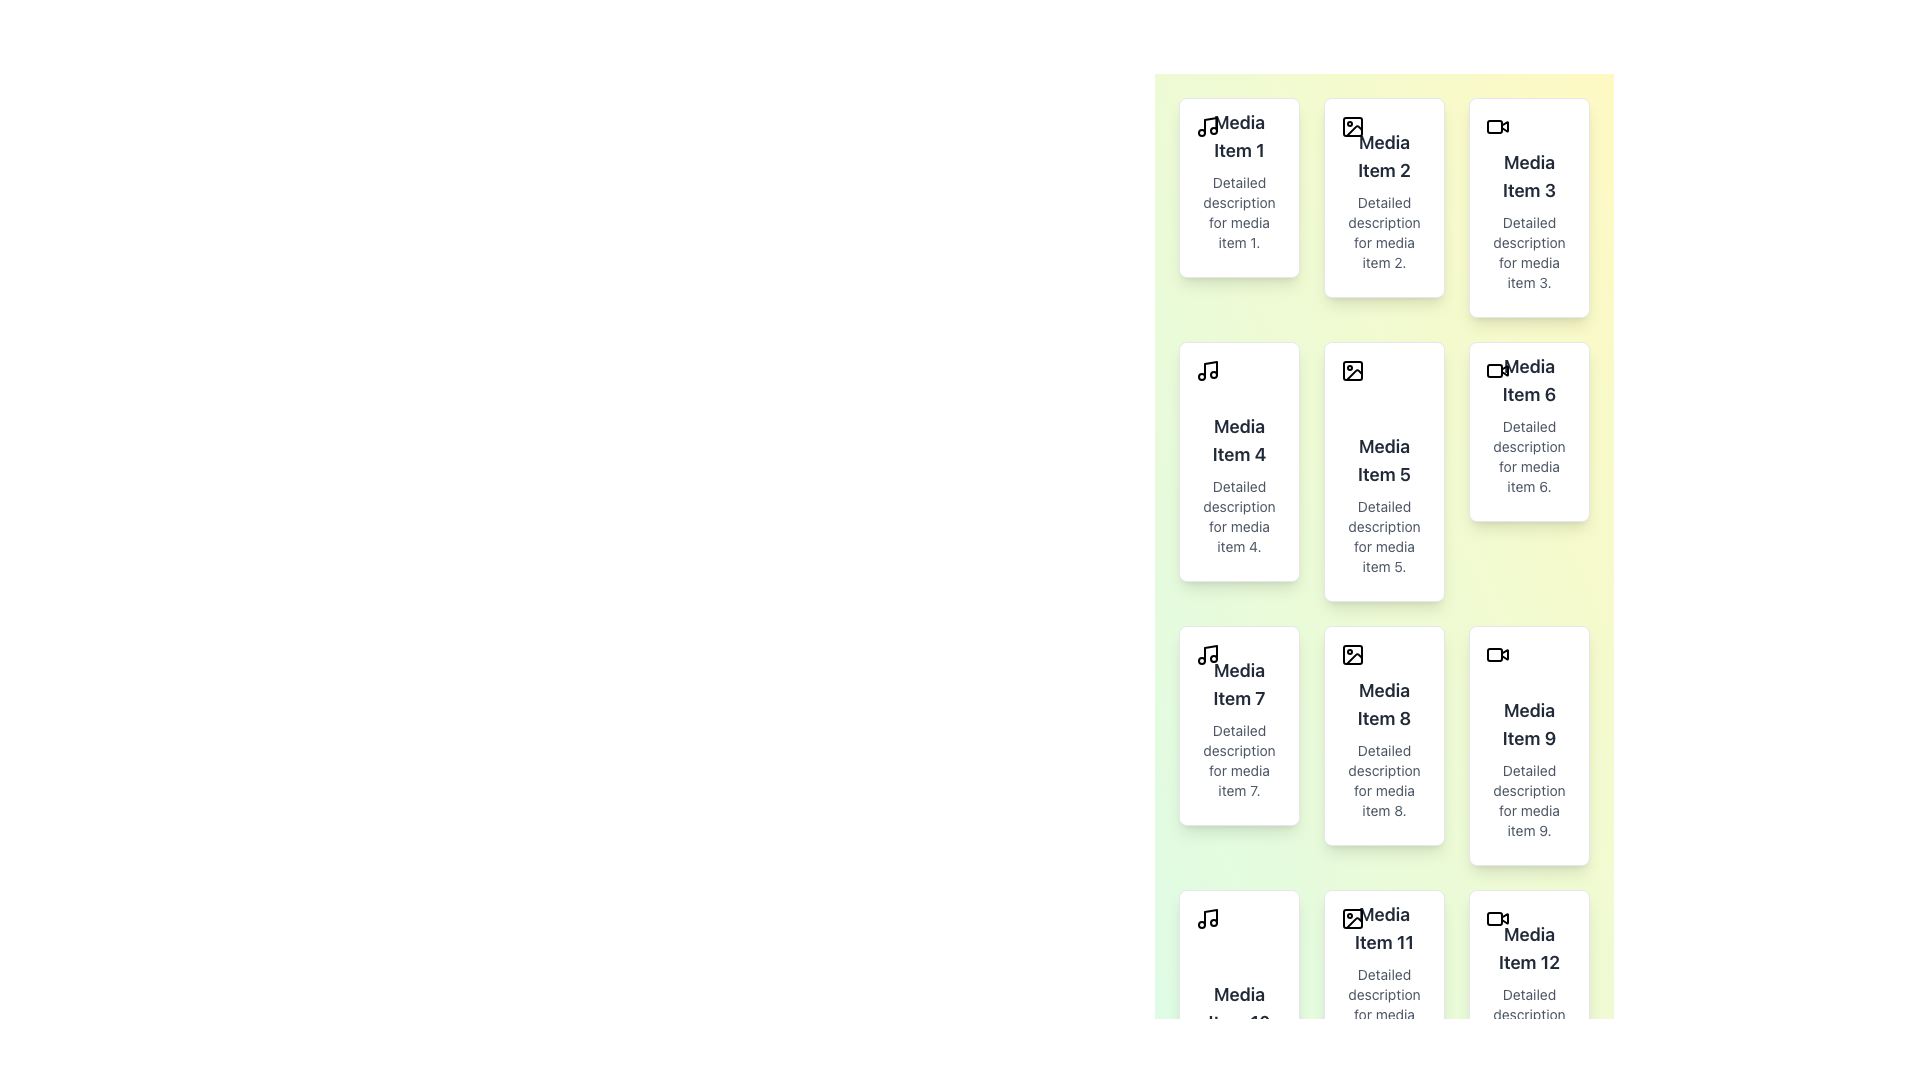 This screenshot has height=1080, width=1920. I want to click on text label that displays 'Detailed description for media item 6.' This label is styled in small gray font and is located beneath the title 'Media Item 6' in the card layout, so click(1528, 456).